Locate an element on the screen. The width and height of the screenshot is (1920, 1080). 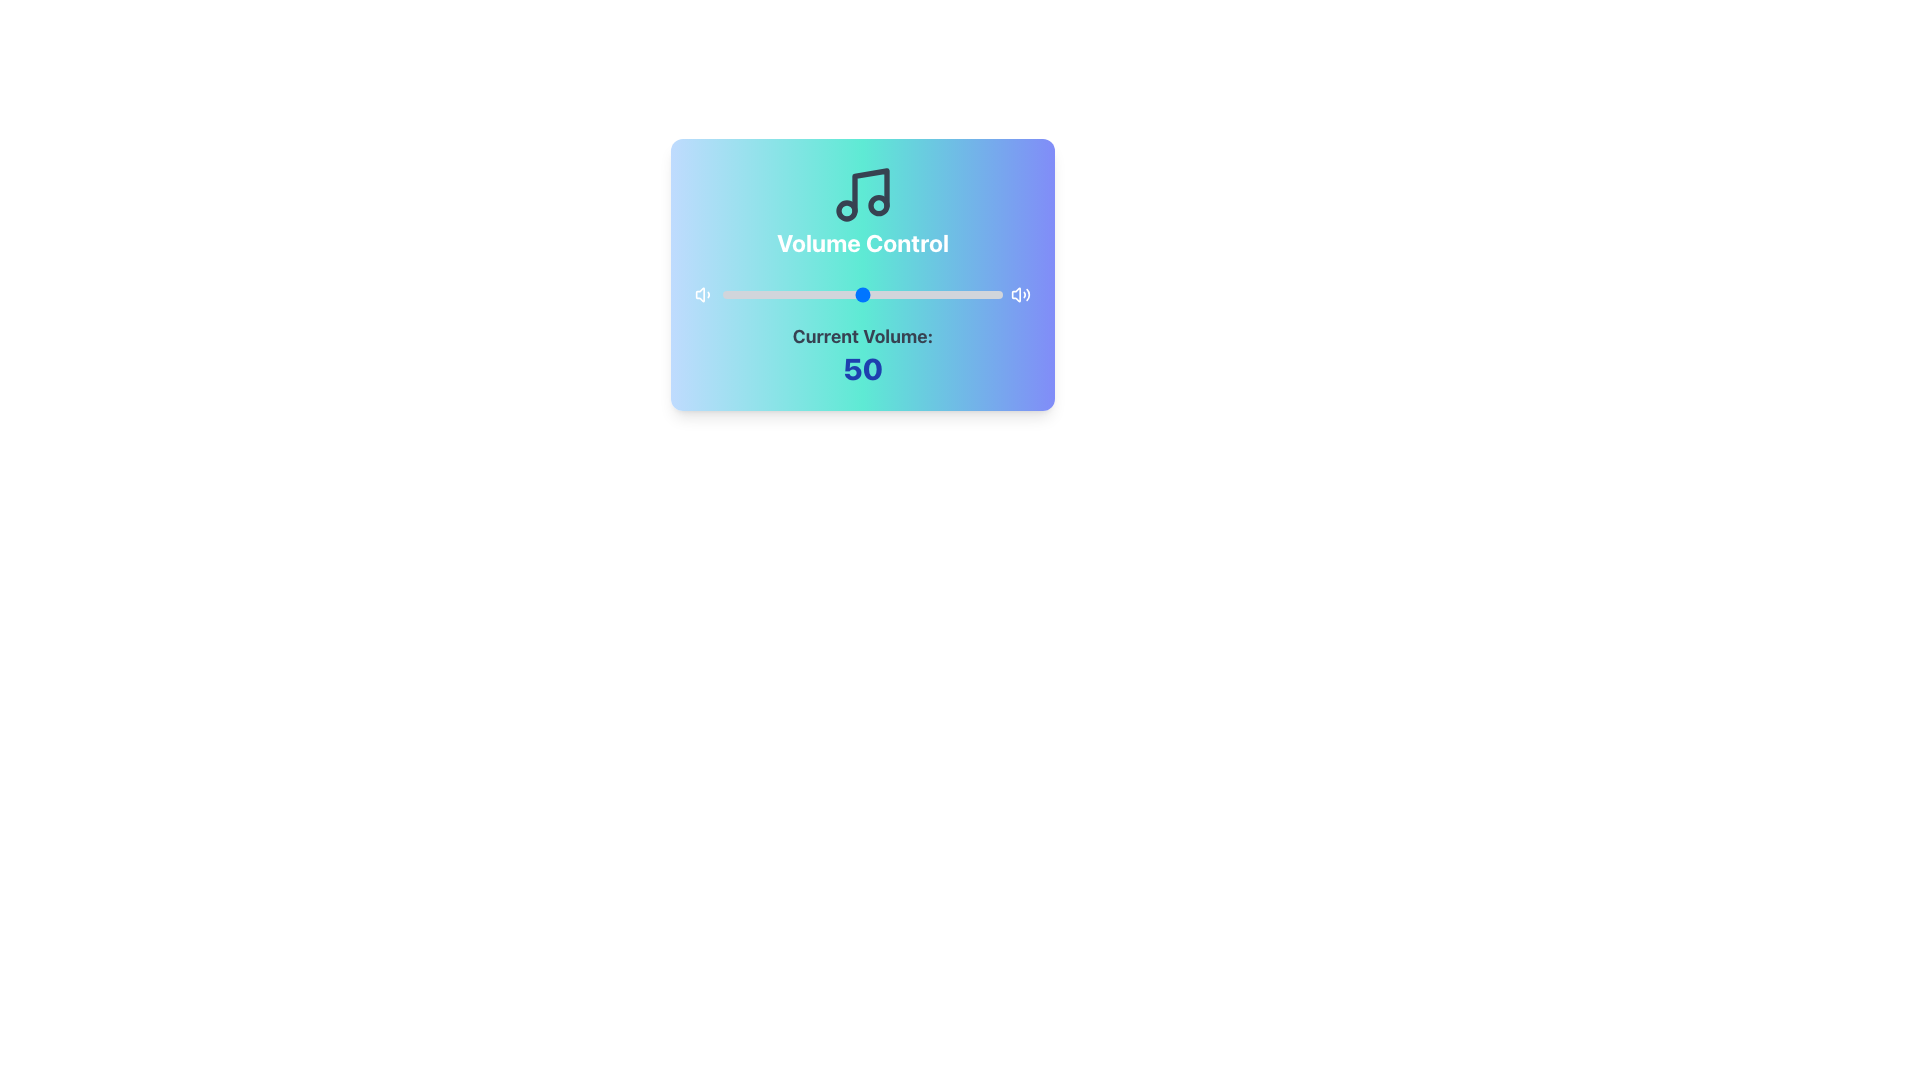
the volume is located at coordinates (997, 294).